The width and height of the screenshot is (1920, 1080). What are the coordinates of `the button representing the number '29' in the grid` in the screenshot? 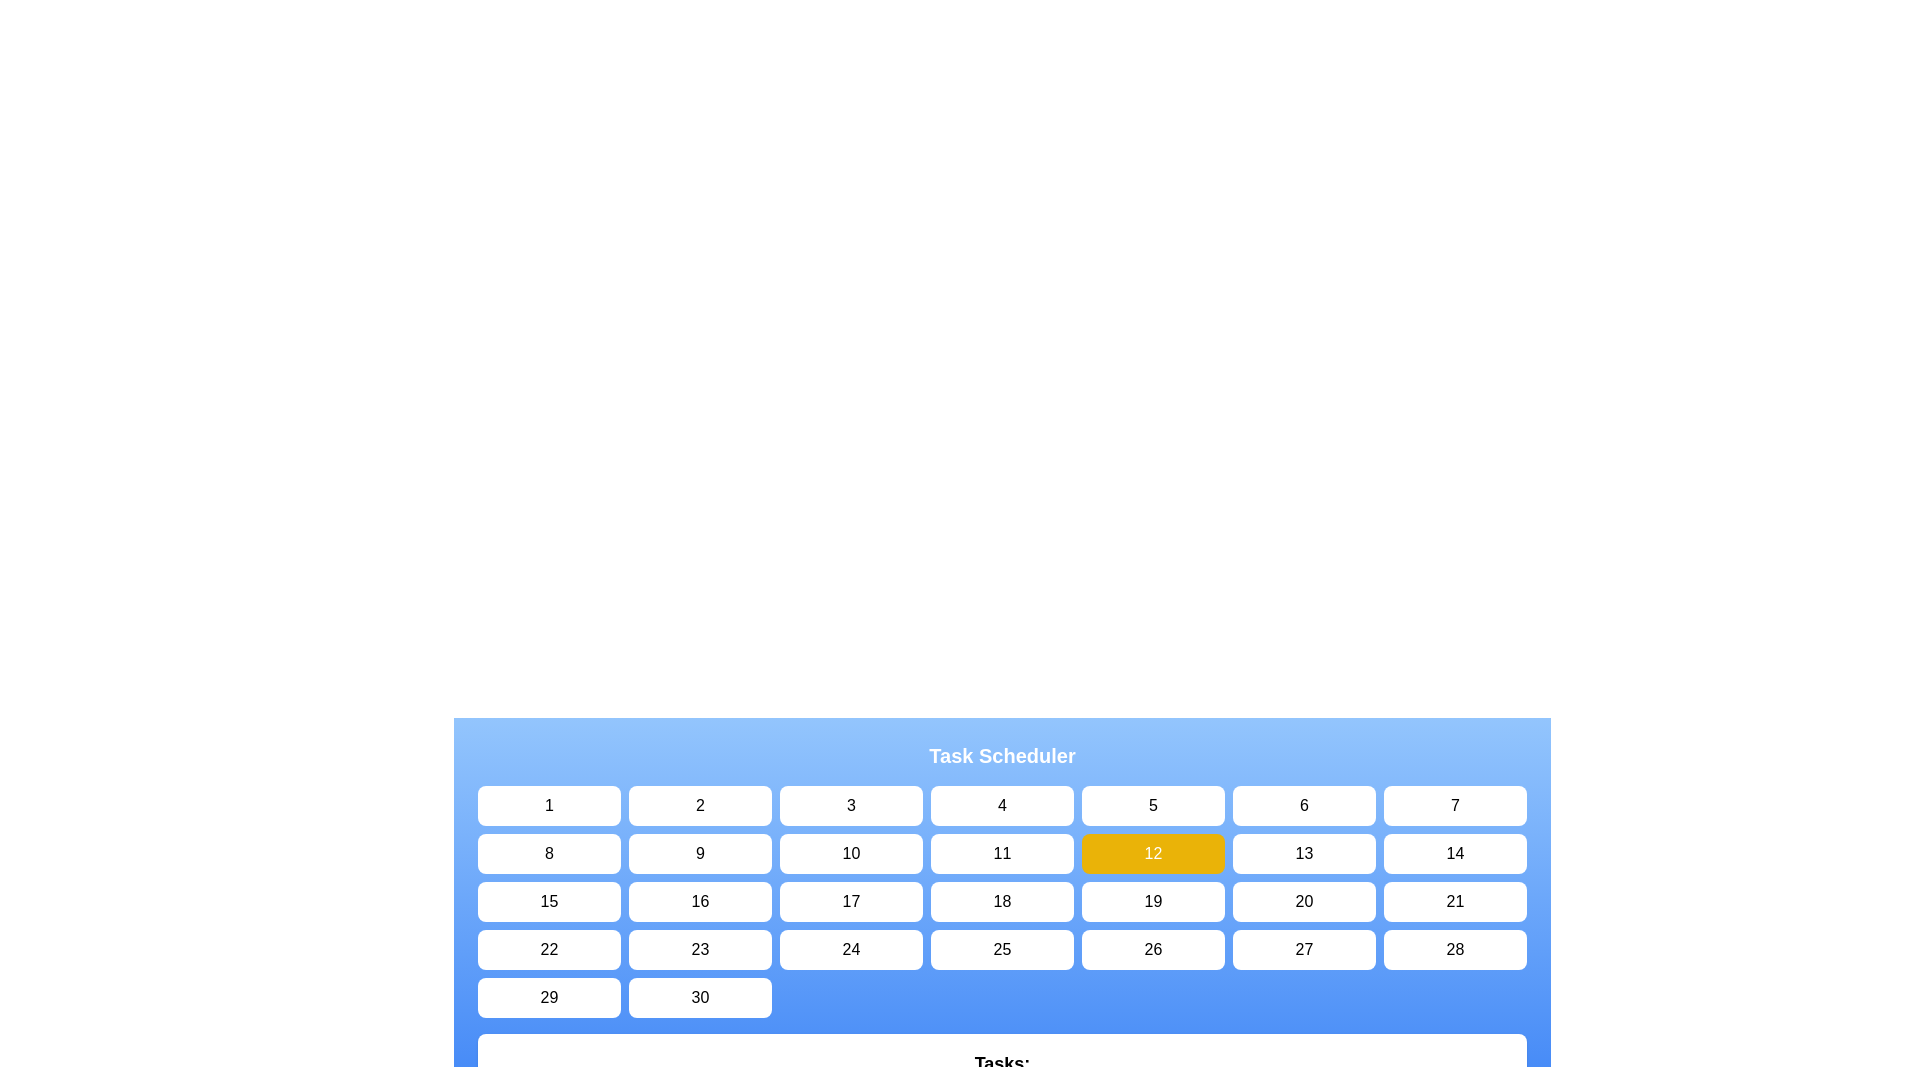 It's located at (549, 998).